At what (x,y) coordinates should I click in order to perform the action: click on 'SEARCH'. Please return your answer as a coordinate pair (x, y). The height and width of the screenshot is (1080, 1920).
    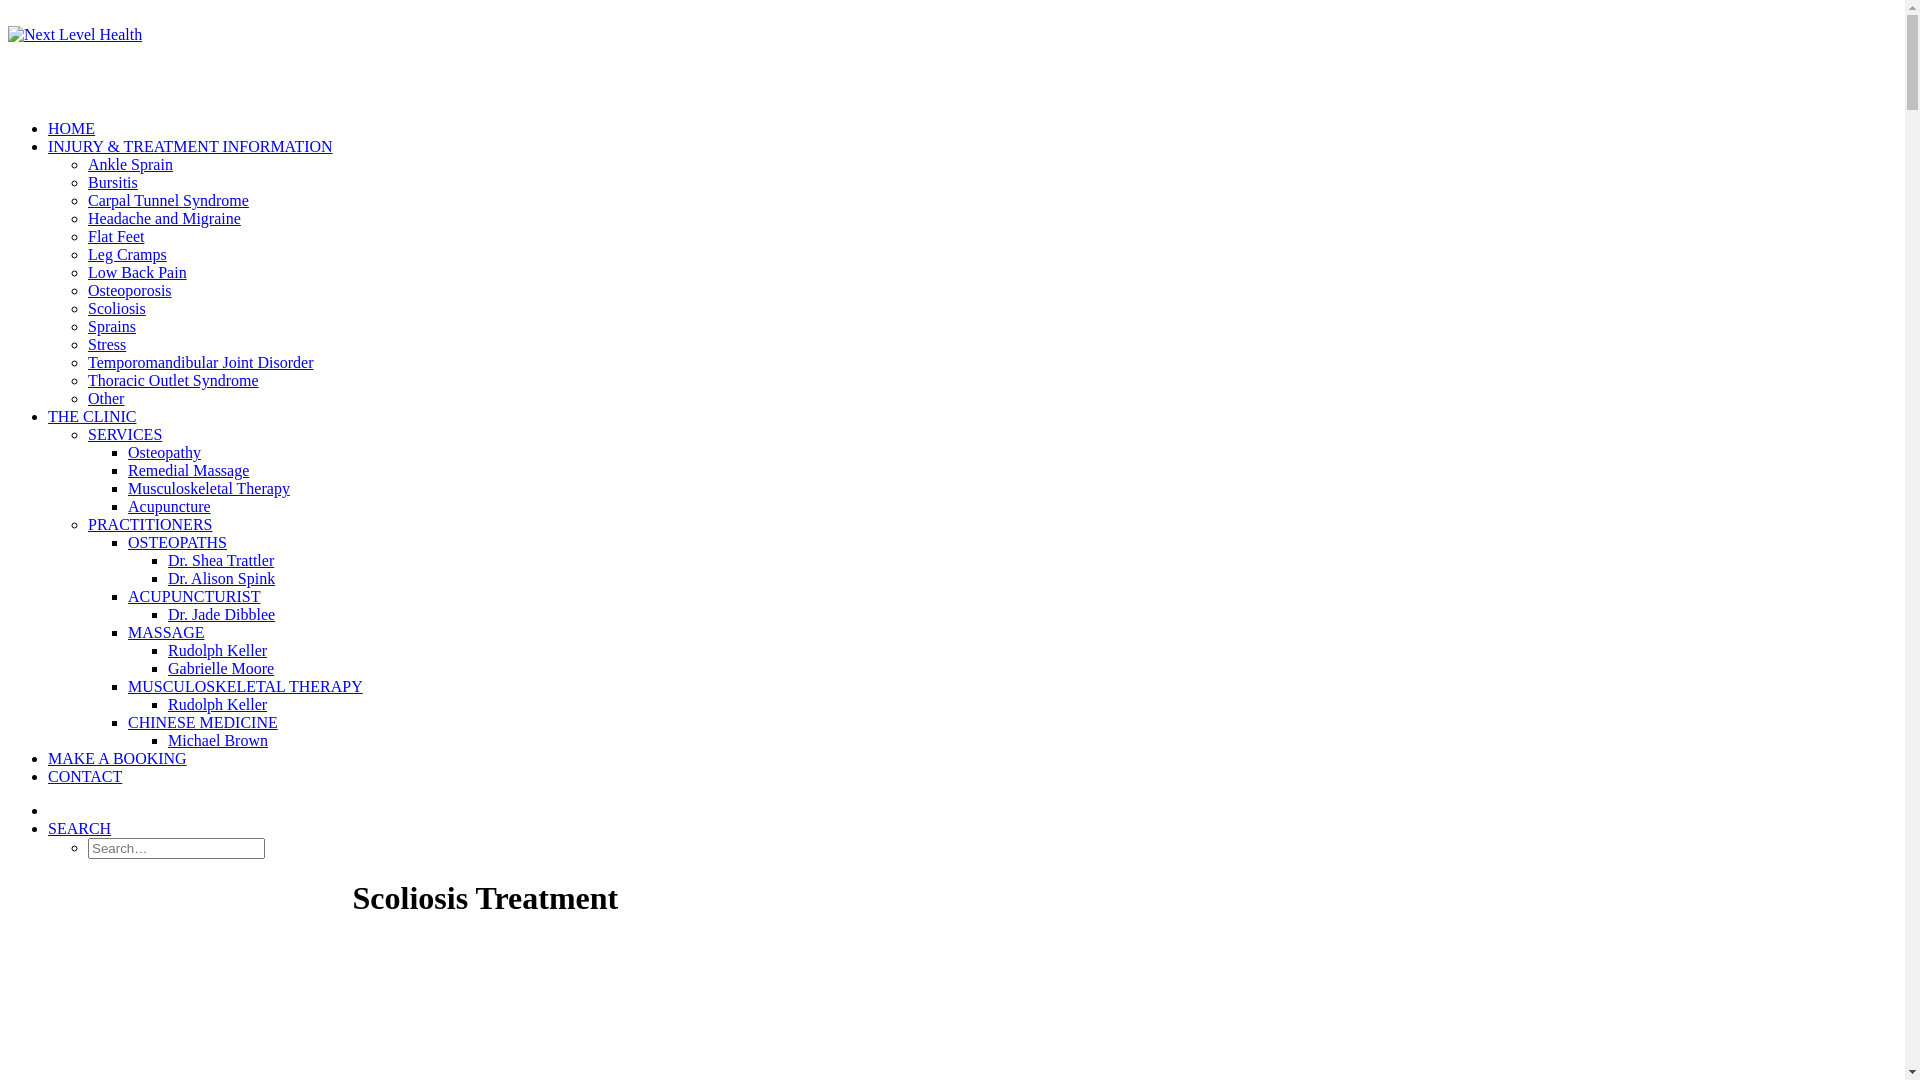
    Looking at the image, I should click on (79, 828).